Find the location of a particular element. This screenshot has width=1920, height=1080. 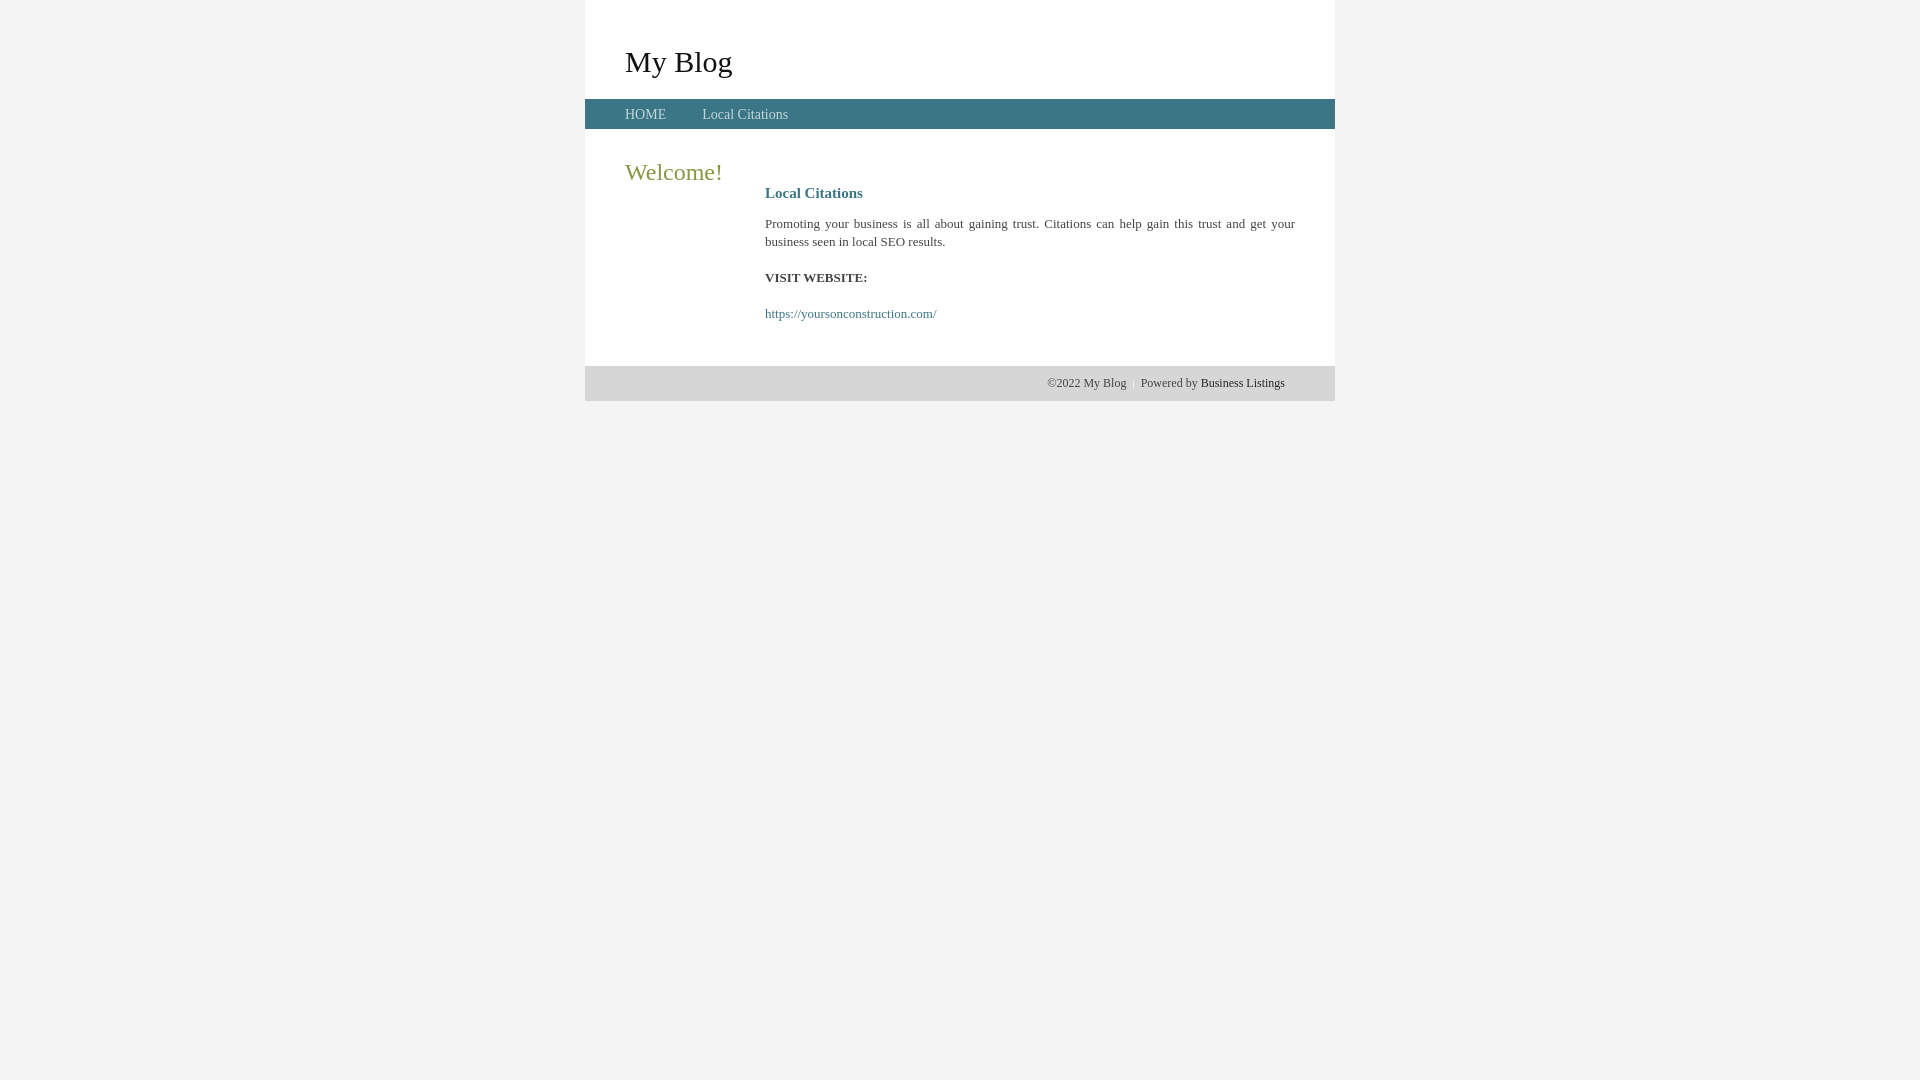

'https://yoursonconstruction.com/' is located at coordinates (850, 313).